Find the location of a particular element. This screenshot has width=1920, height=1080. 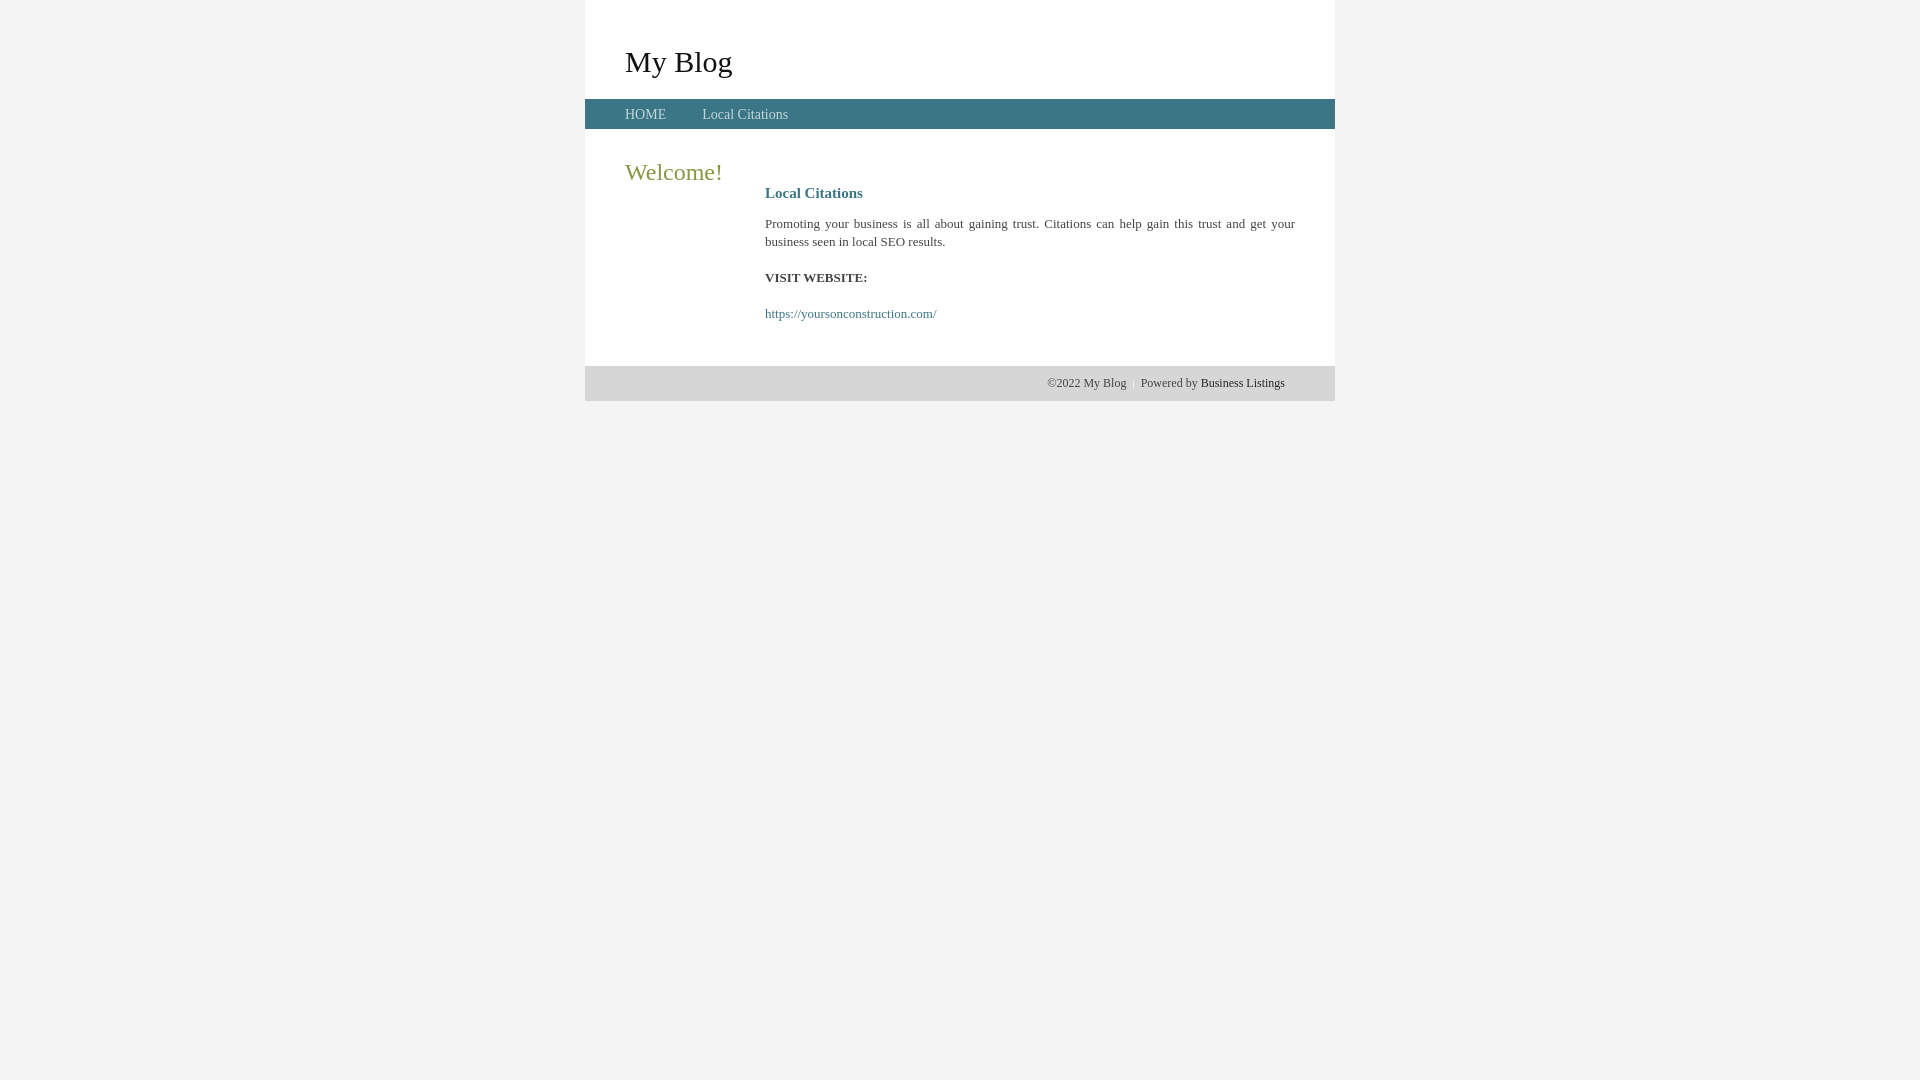

'https://yoursonconstruction.com/' is located at coordinates (850, 313).